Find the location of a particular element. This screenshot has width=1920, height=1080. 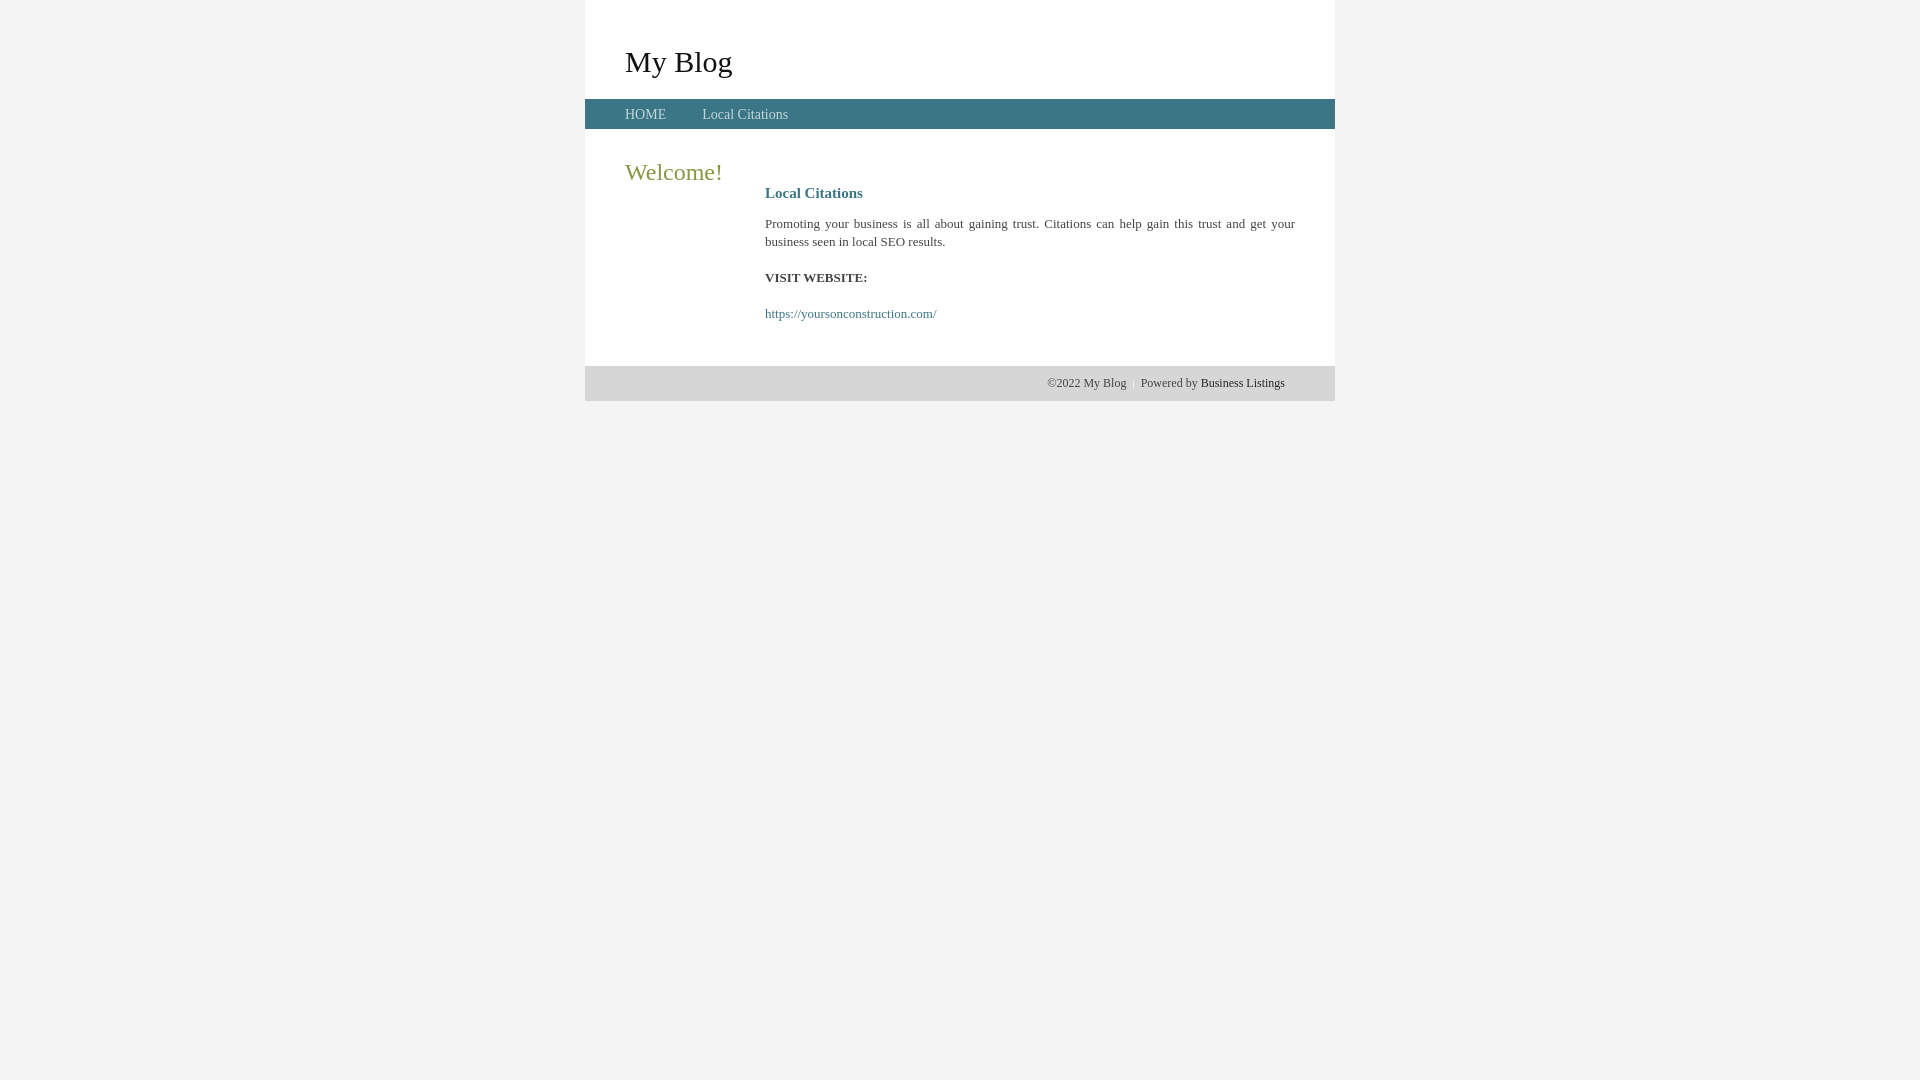

'https://yoursonconstruction.com/' is located at coordinates (850, 313).